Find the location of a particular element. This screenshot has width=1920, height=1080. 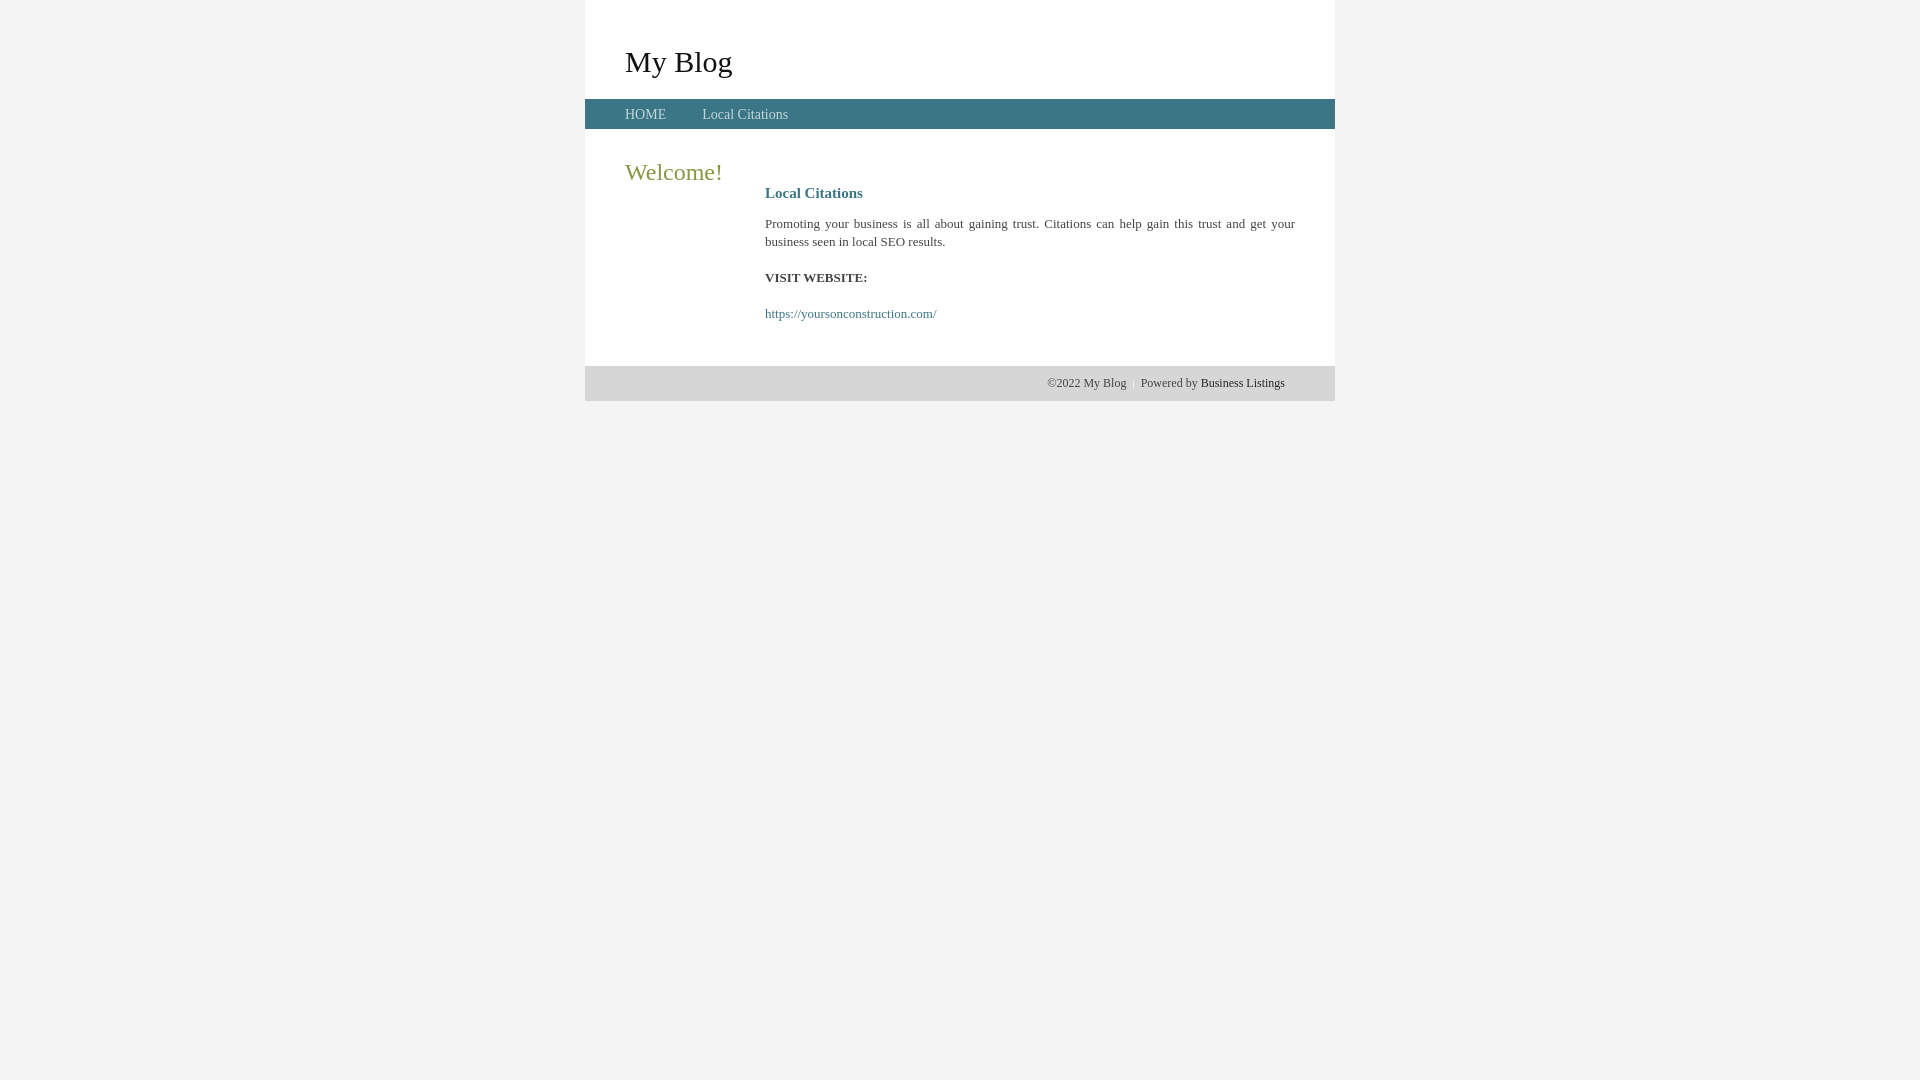

'https://yoursonconstruction.com/' is located at coordinates (850, 313).